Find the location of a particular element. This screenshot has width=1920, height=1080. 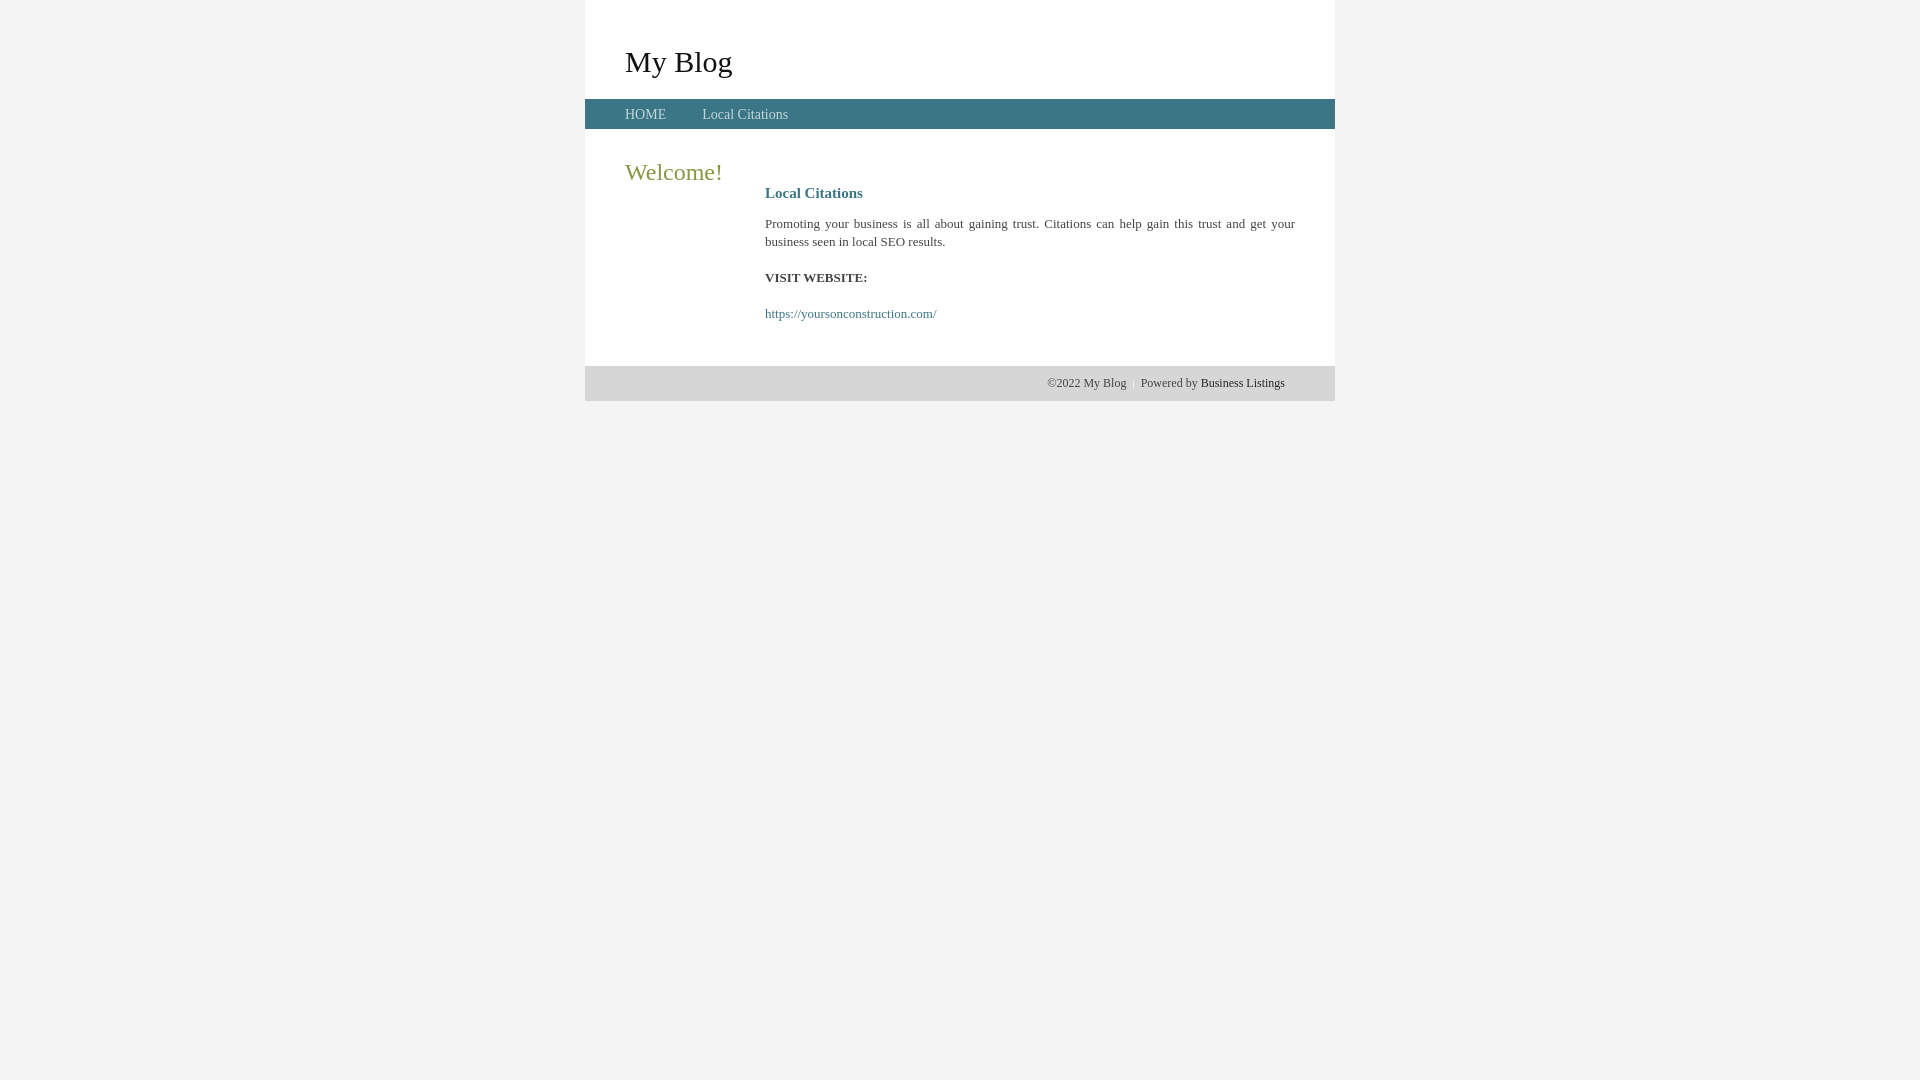

'https://yoursonconstruction.com/' is located at coordinates (850, 313).